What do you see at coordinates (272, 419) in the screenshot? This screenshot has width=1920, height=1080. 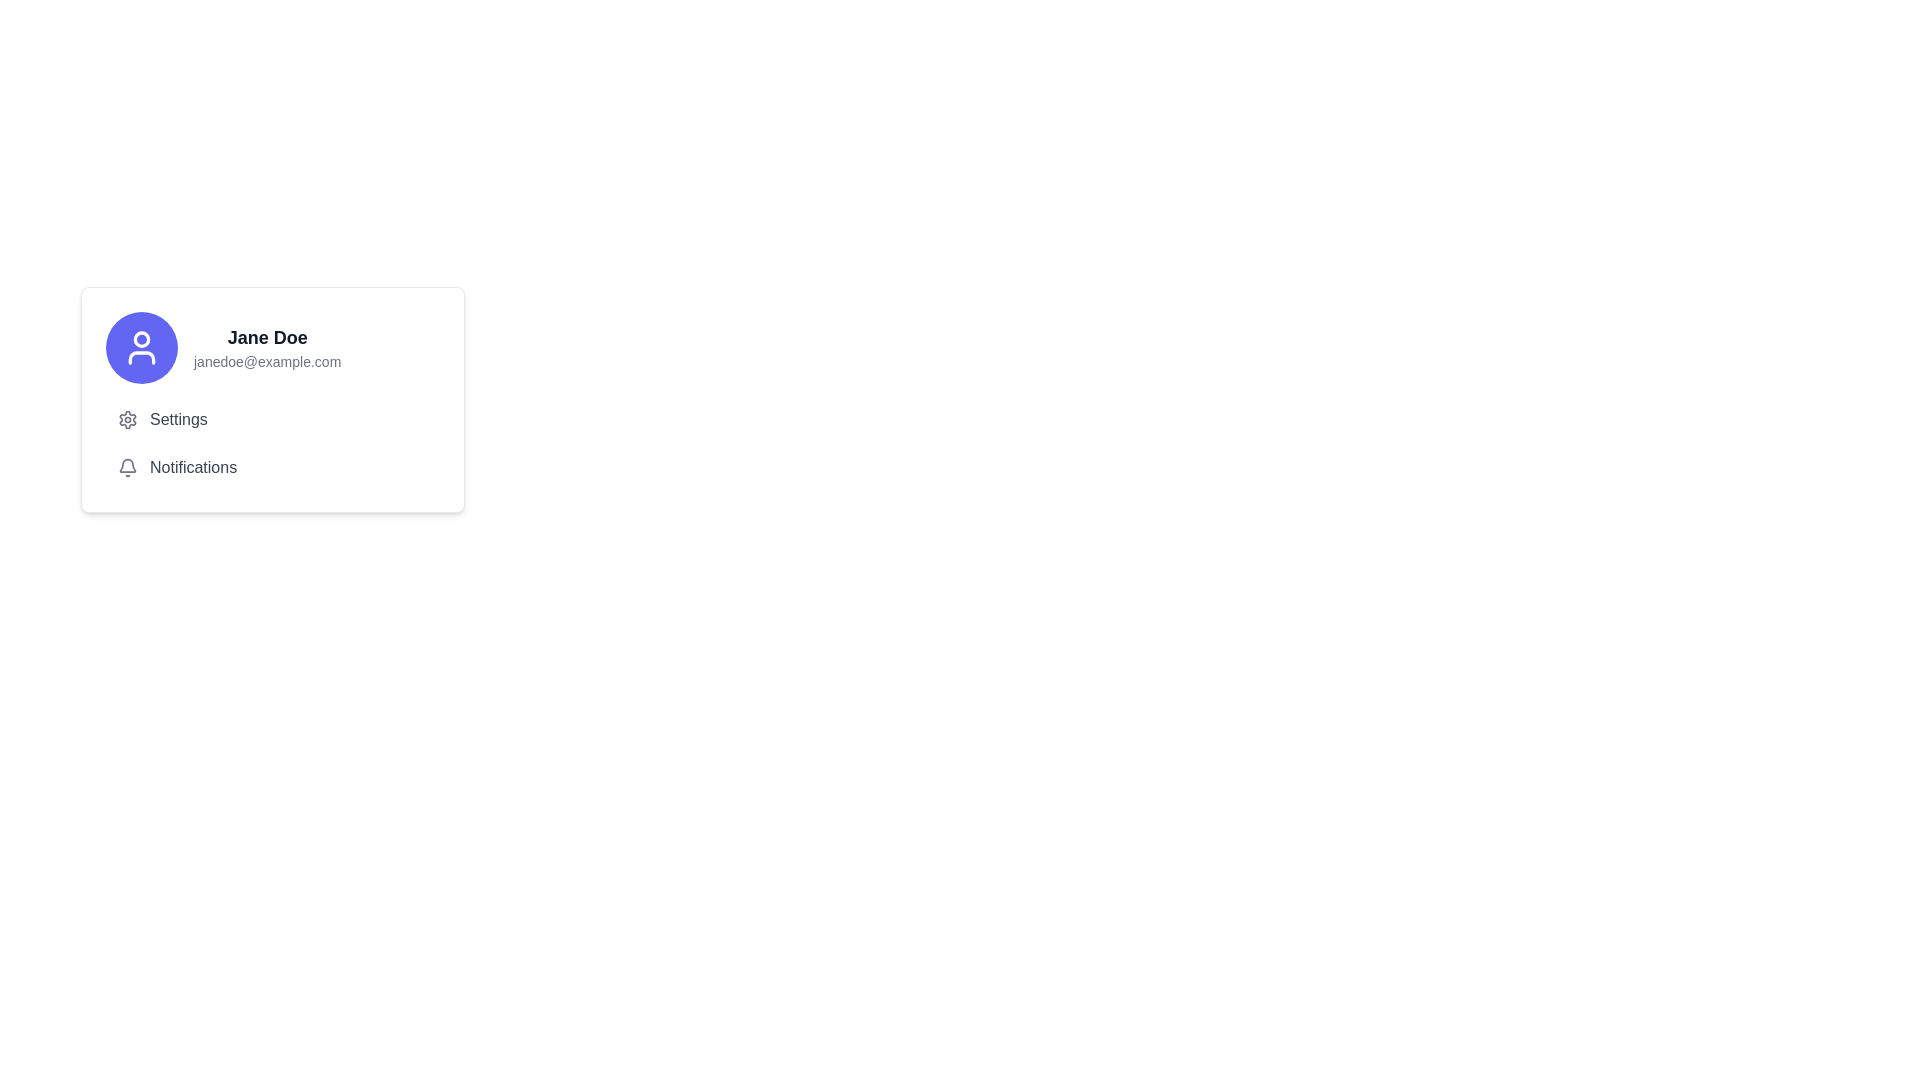 I see `the 'Settings' button, which has a light gray background and rounded corners` at bounding box center [272, 419].